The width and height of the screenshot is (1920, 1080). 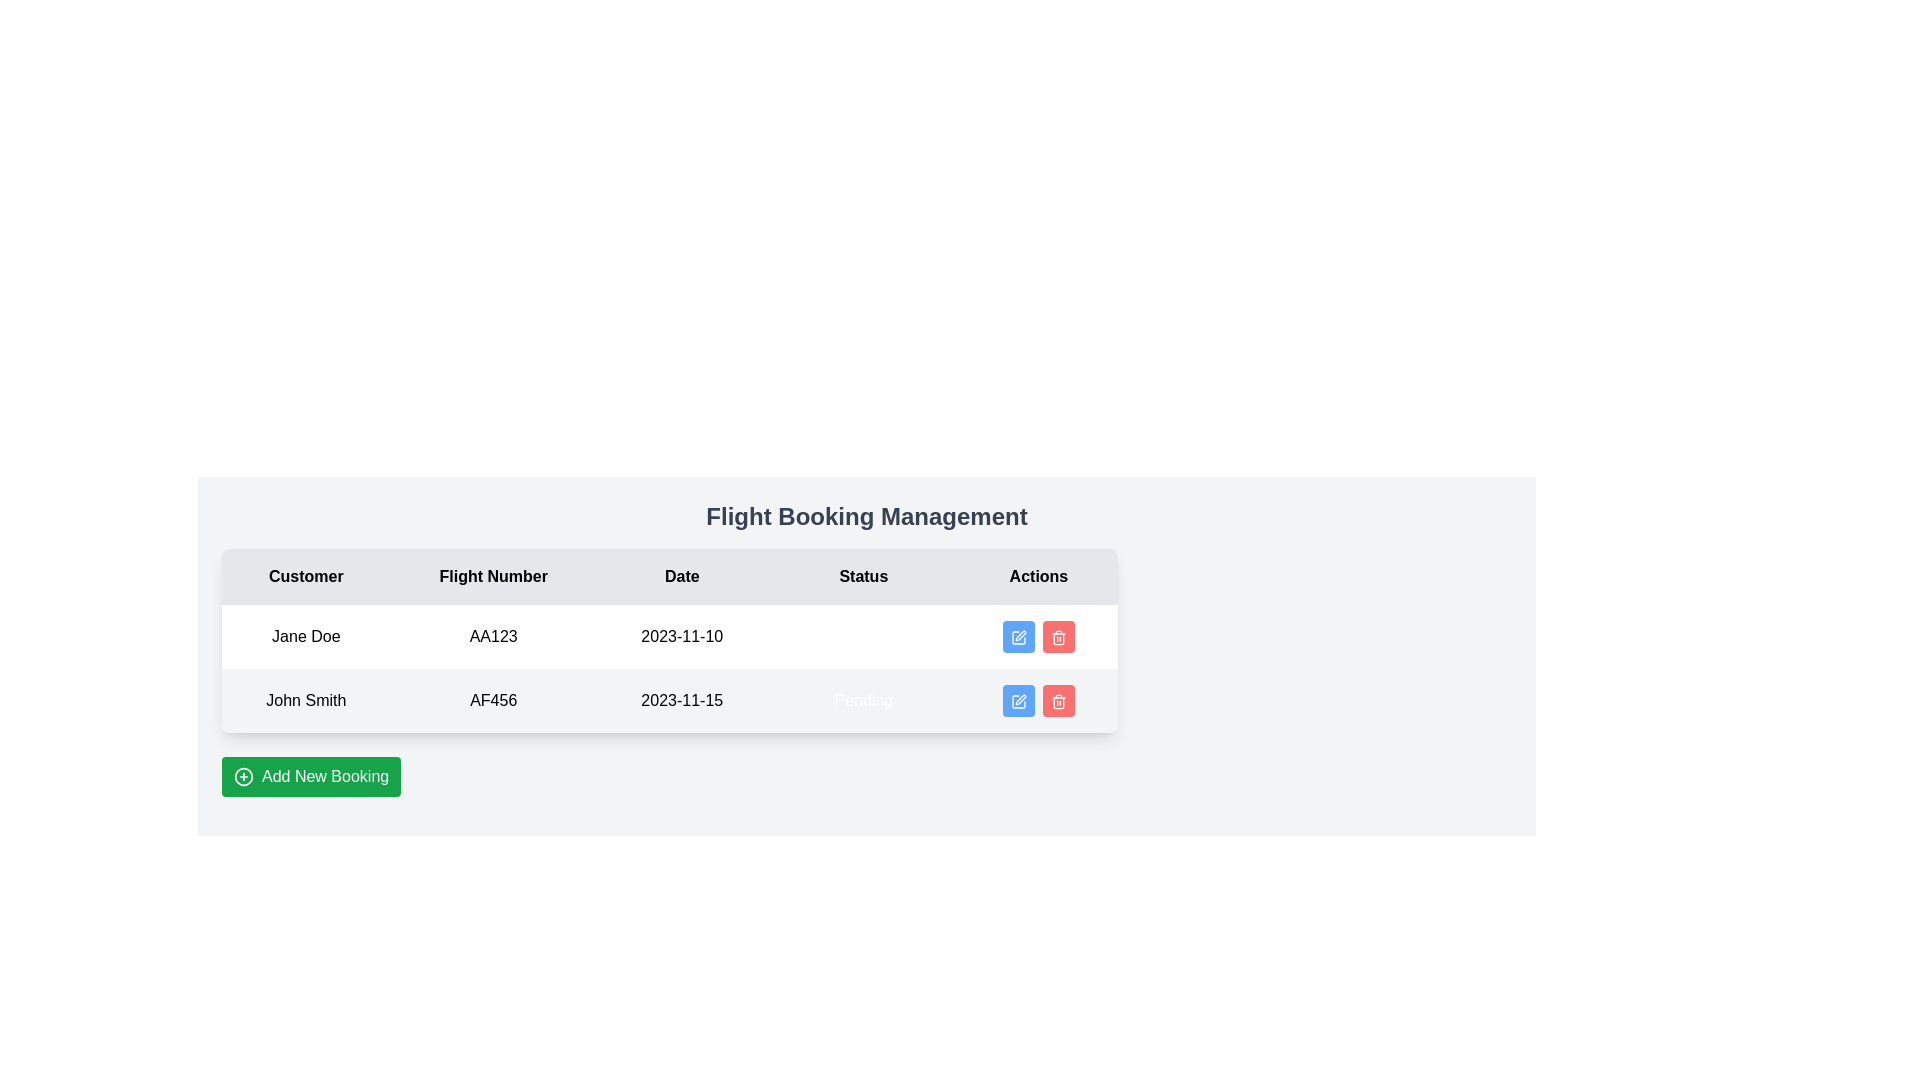 What do you see at coordinates (305, 700) in the screenshot?
I see `the text label 'John Smith' located in the first cell of the second row under the 'Customer' column in the data table` at bounding box center [305, 700].